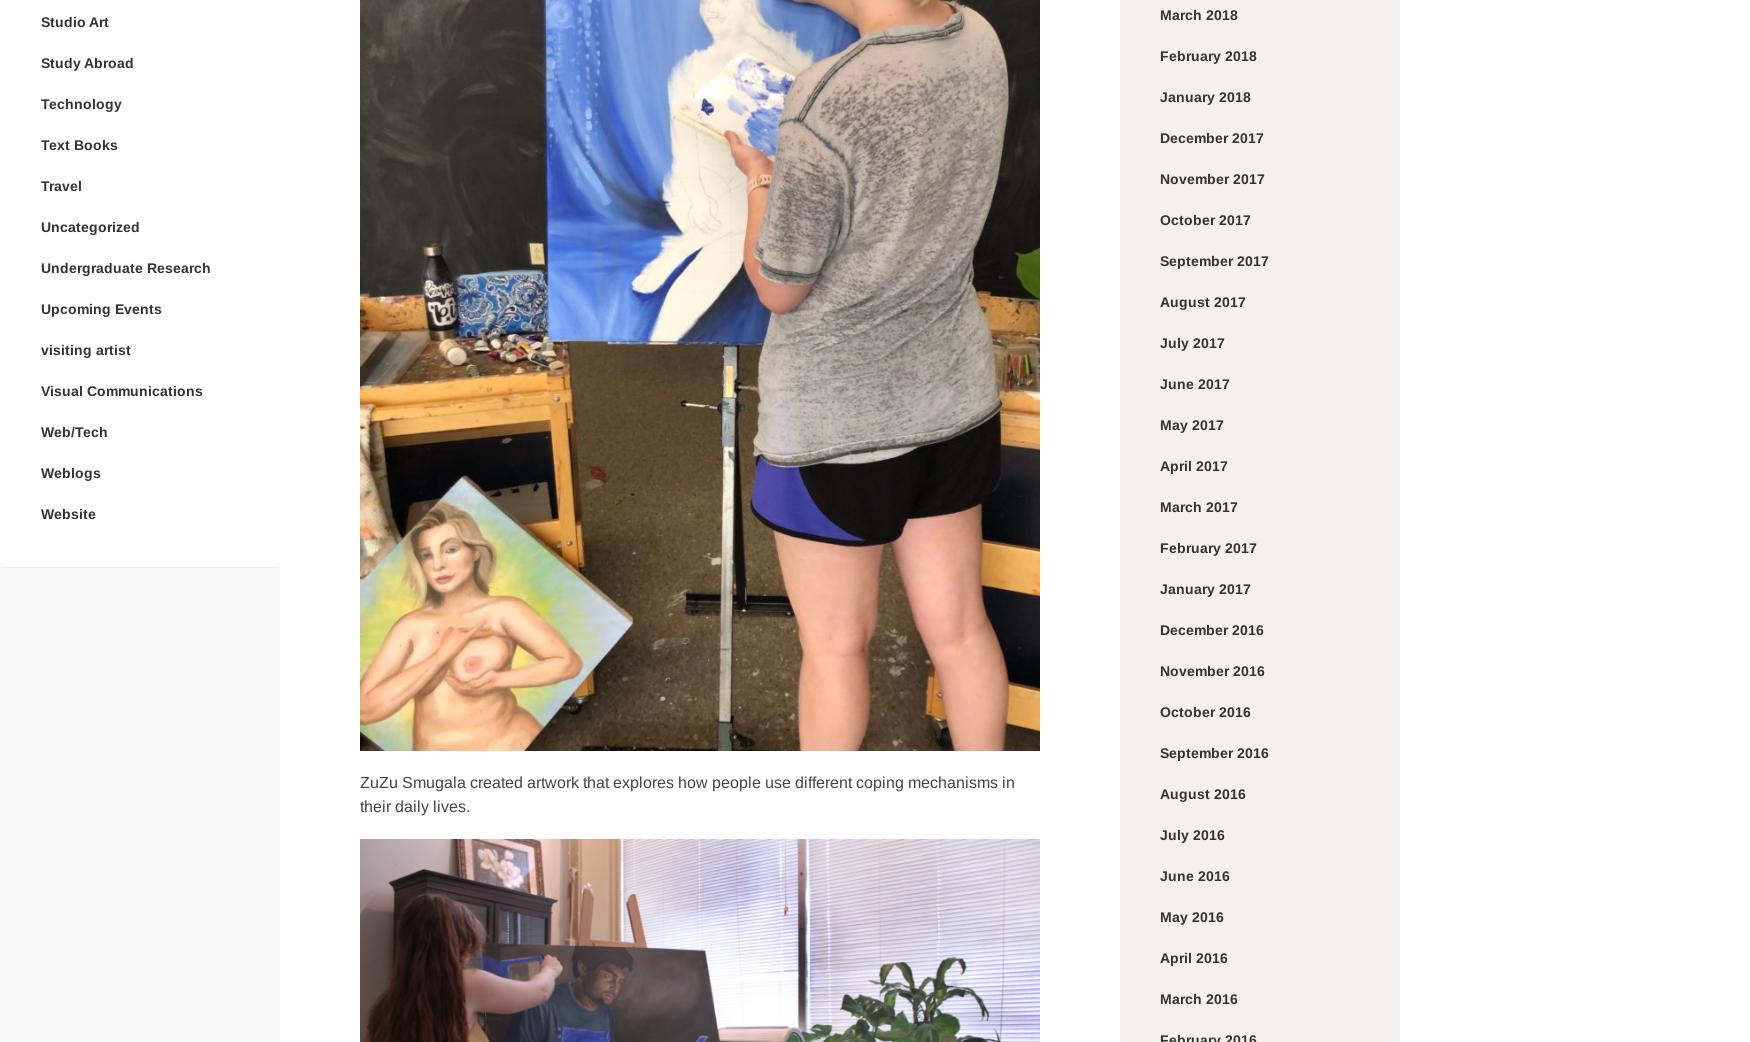 The width and height of the screenshot is (1750, 1042). Describe the element at coordinates (1159, 97) in the screenshot. I see `'January 2018'` at that location.